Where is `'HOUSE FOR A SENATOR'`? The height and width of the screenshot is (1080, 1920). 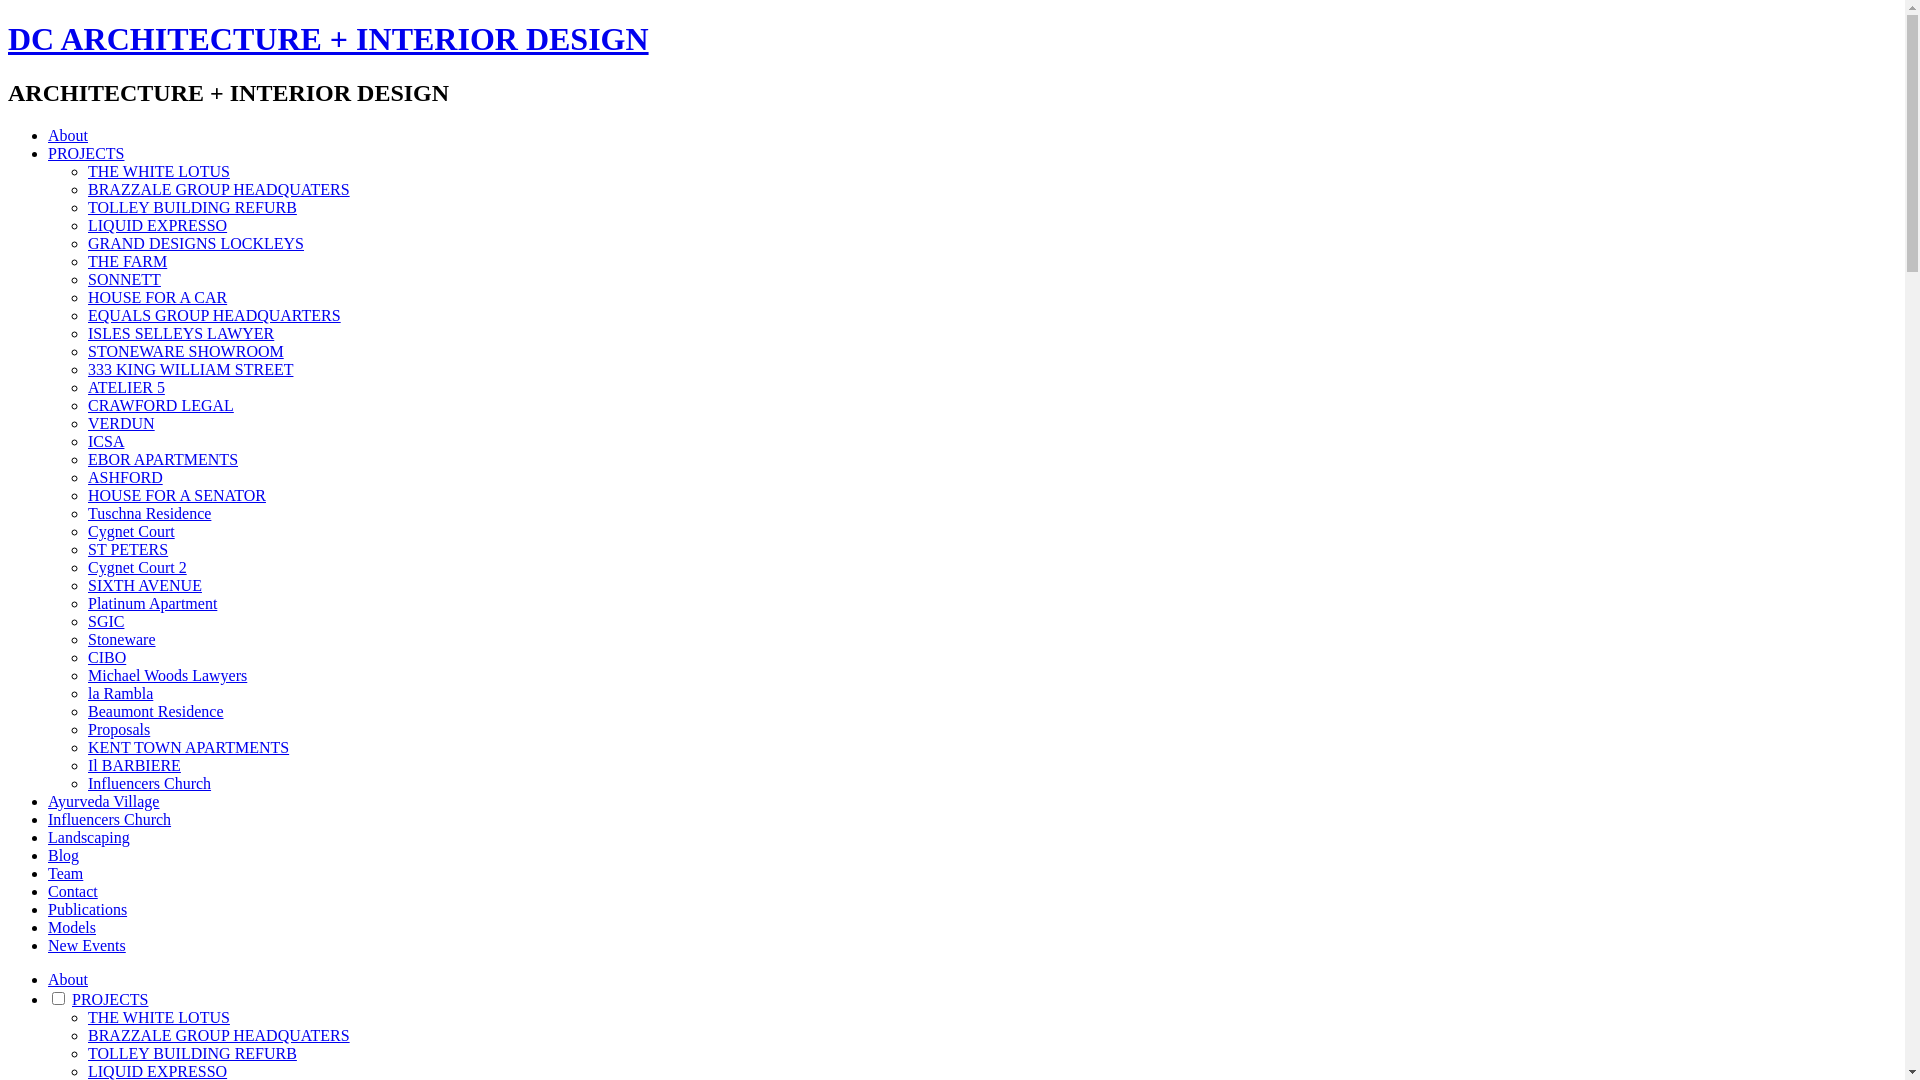
'HOUSE FOR A SENATOR' is located at coordinates (177, 495).